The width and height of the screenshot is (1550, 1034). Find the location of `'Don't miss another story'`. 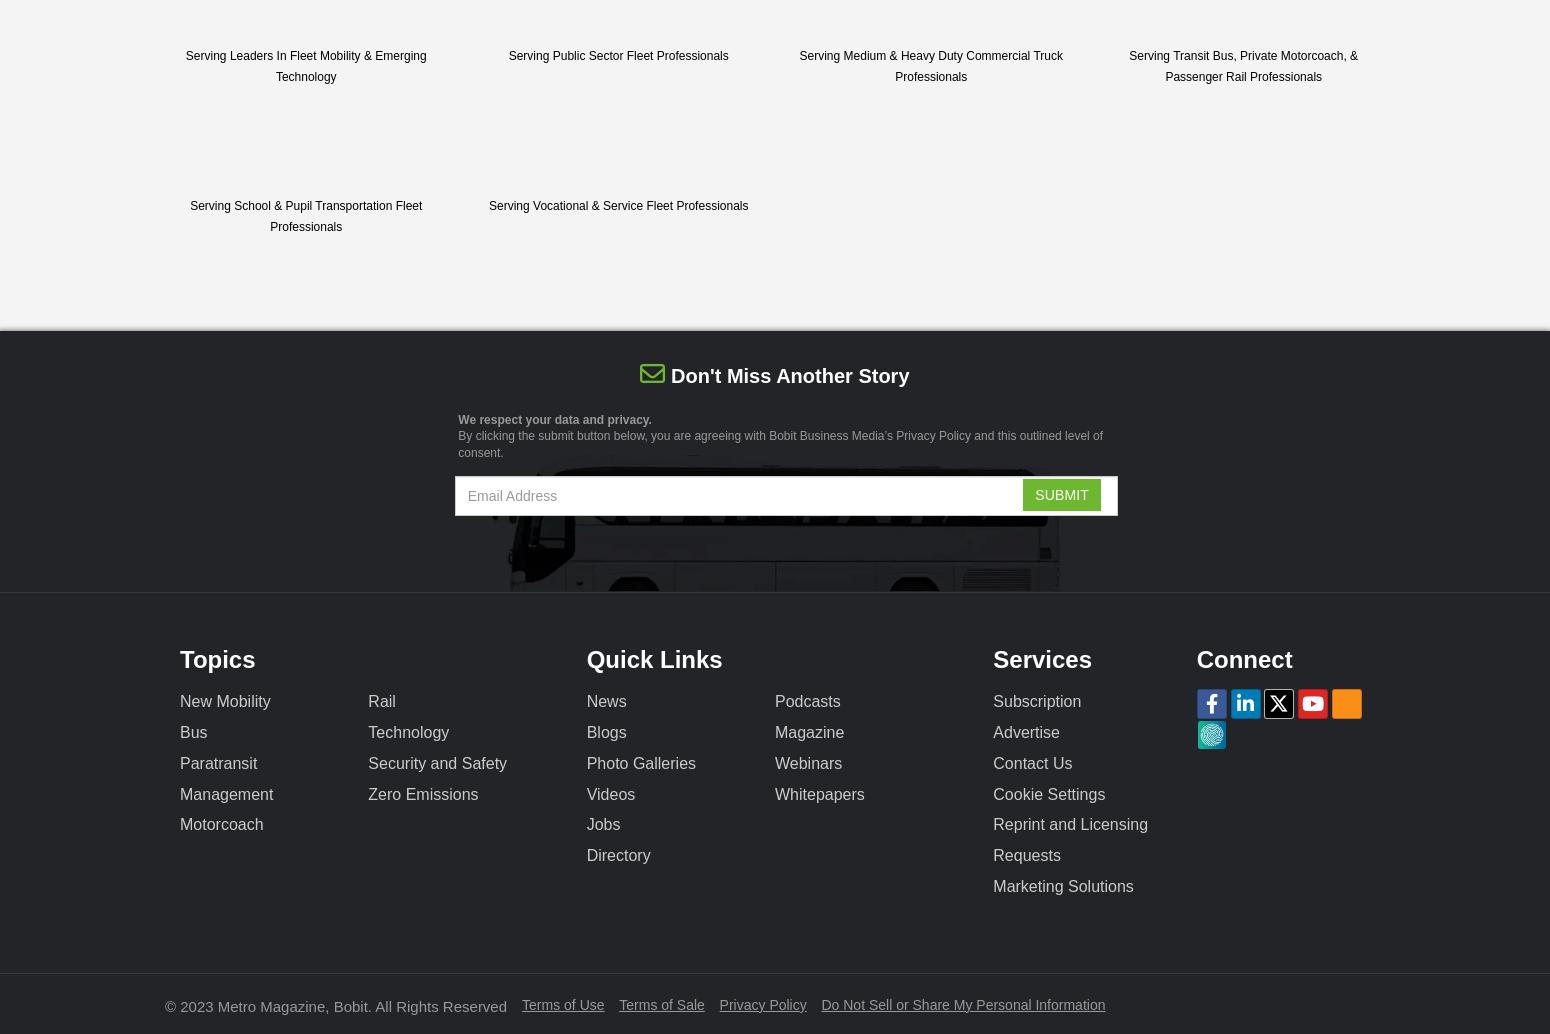

'Don't miss another story' is located at coordinates (789, 374).